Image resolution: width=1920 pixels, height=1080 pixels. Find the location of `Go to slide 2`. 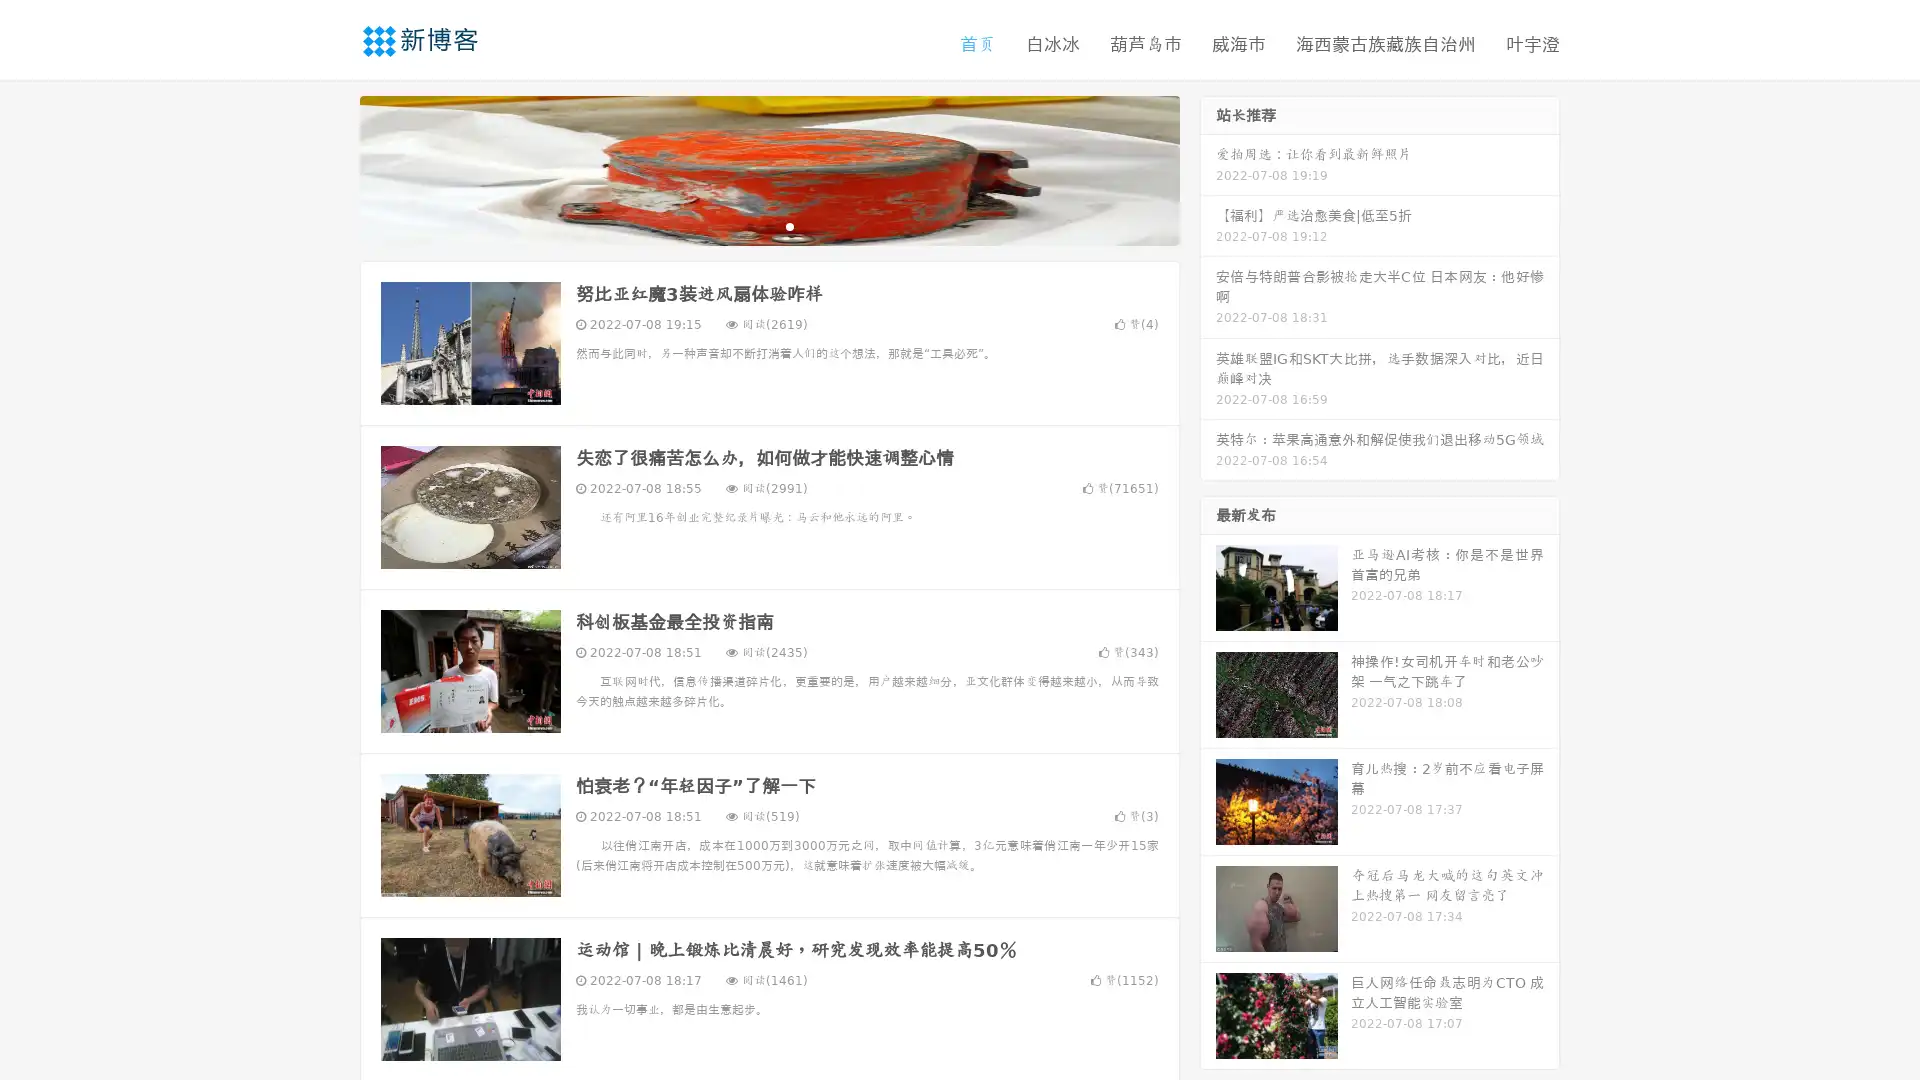

Go to slide 2 is located at coordinates (768, 225).